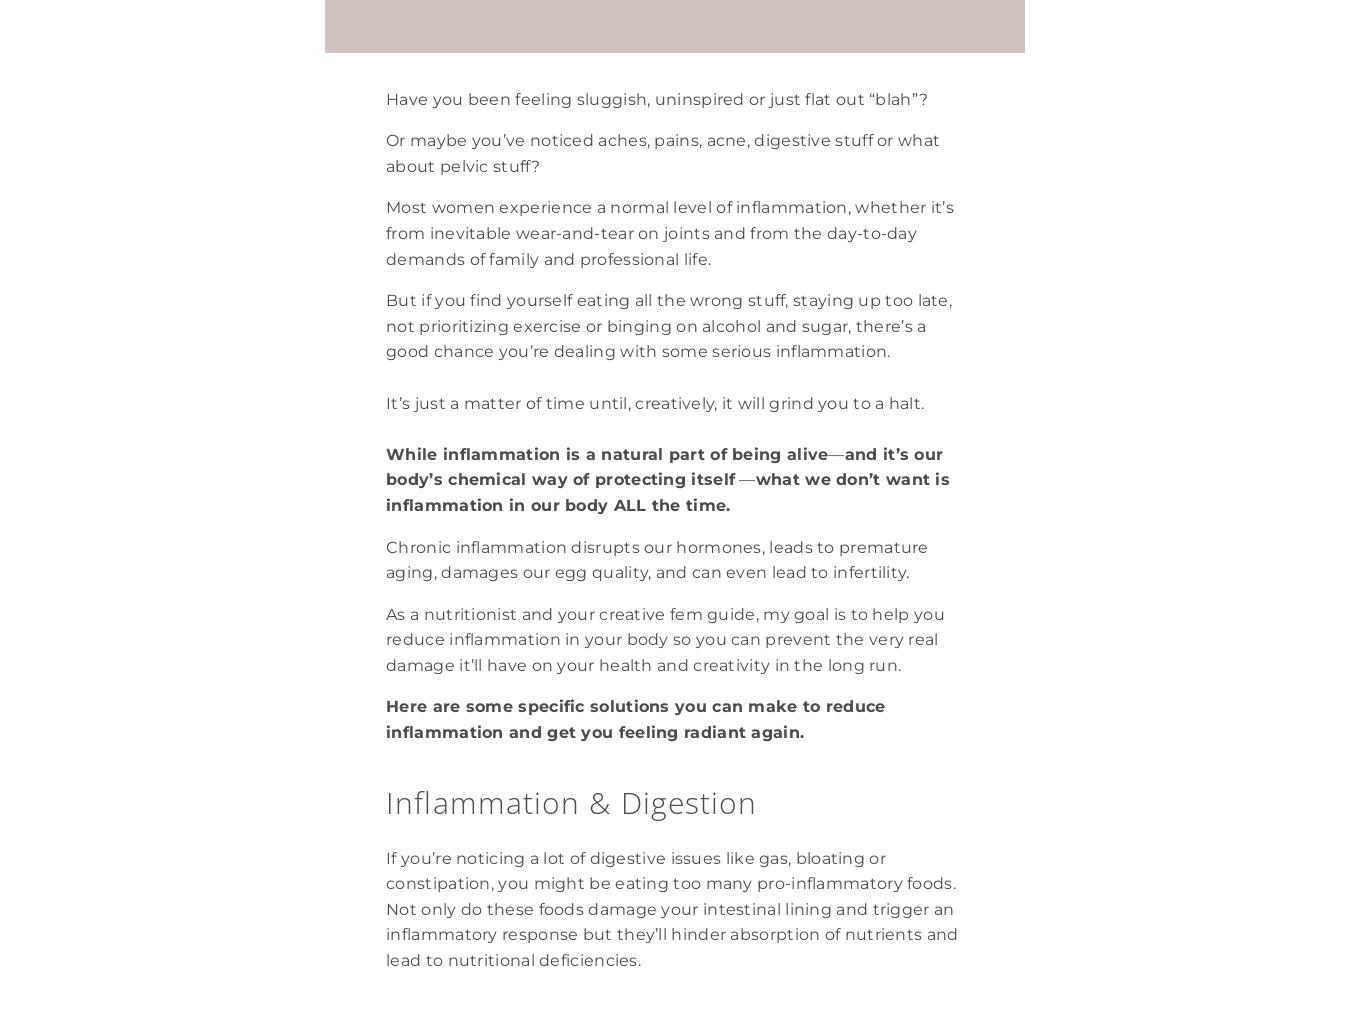  Describe the element at coordinates (670, 326) in the screenshot. I see `'But if you find yourself eating all the wrong stuff, staying up too late, not prioritizing exercise or binging on alcohol and sugar, there’s a good chance you’re dealing with some serious inflammation.'` at that location.